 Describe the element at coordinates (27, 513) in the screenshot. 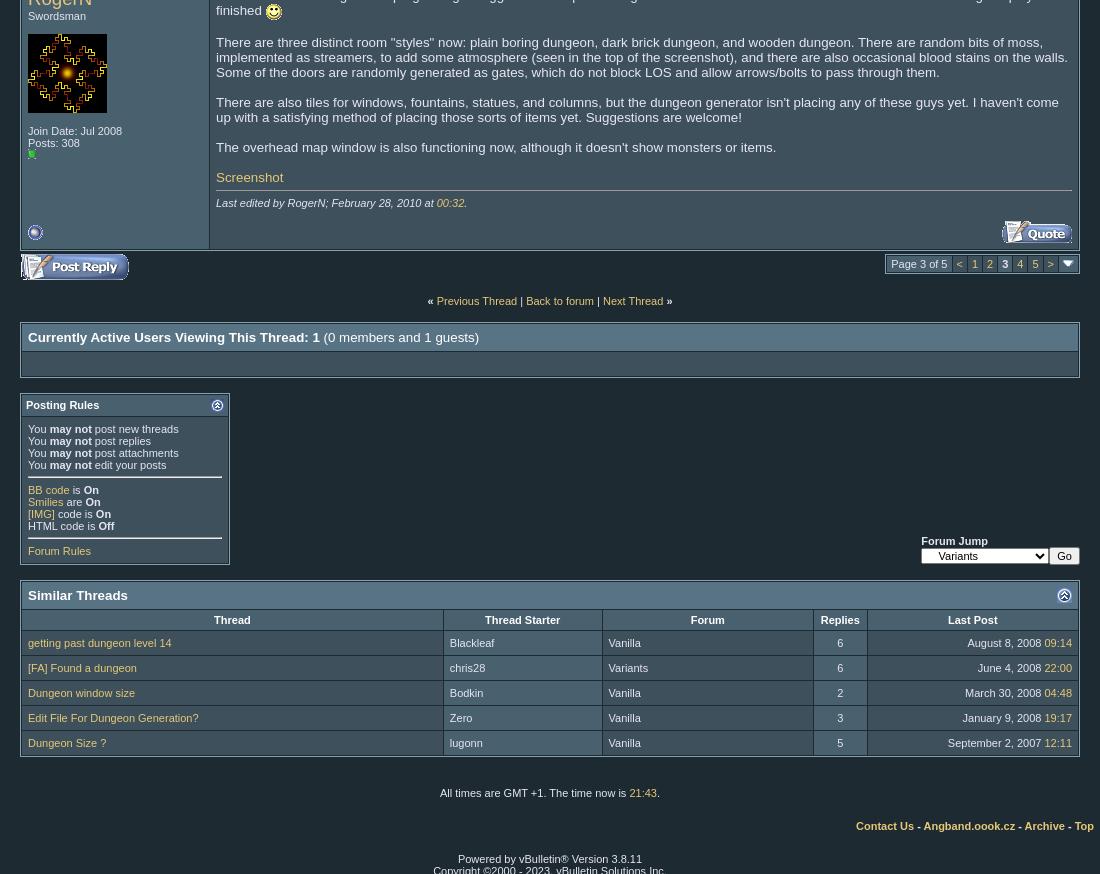

I see `'[IMG]'` at that location.